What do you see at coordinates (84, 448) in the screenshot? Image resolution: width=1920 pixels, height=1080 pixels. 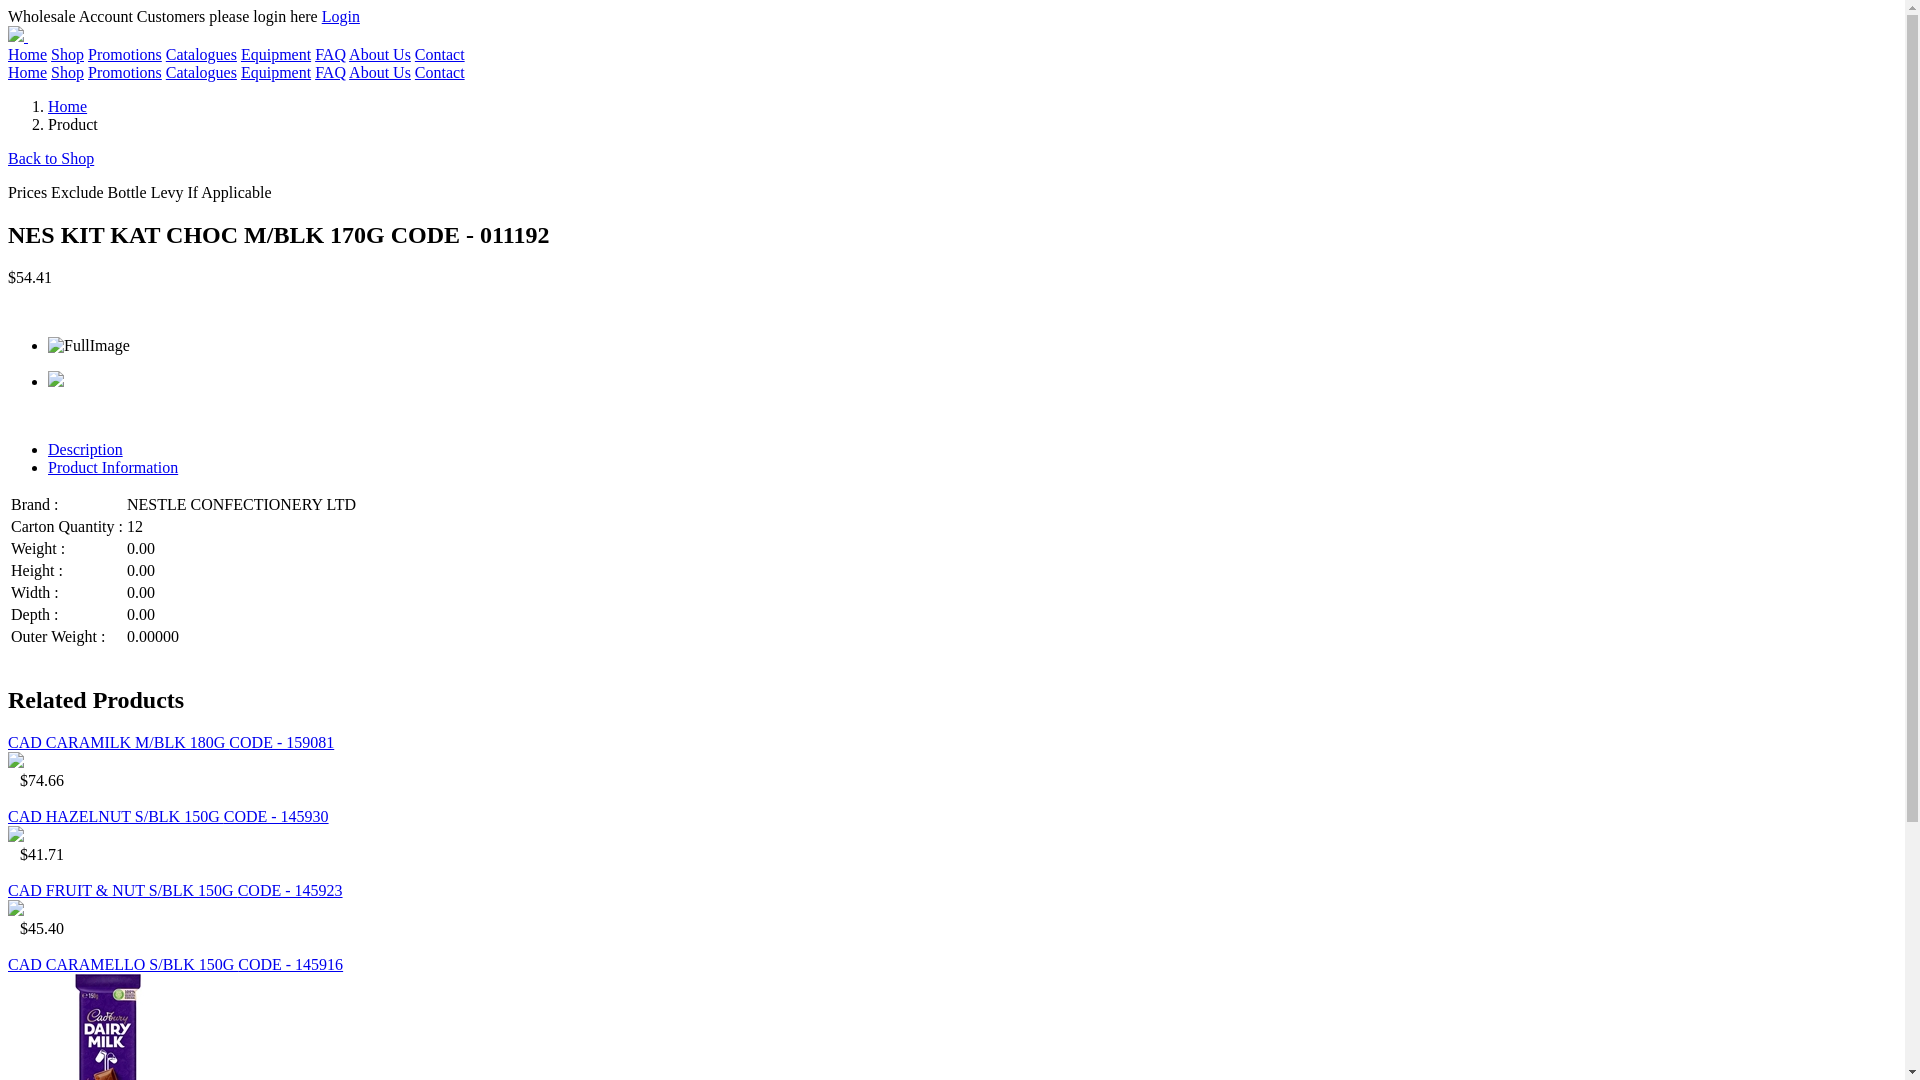 I see `'Description'` at bounding box center [84, 448].